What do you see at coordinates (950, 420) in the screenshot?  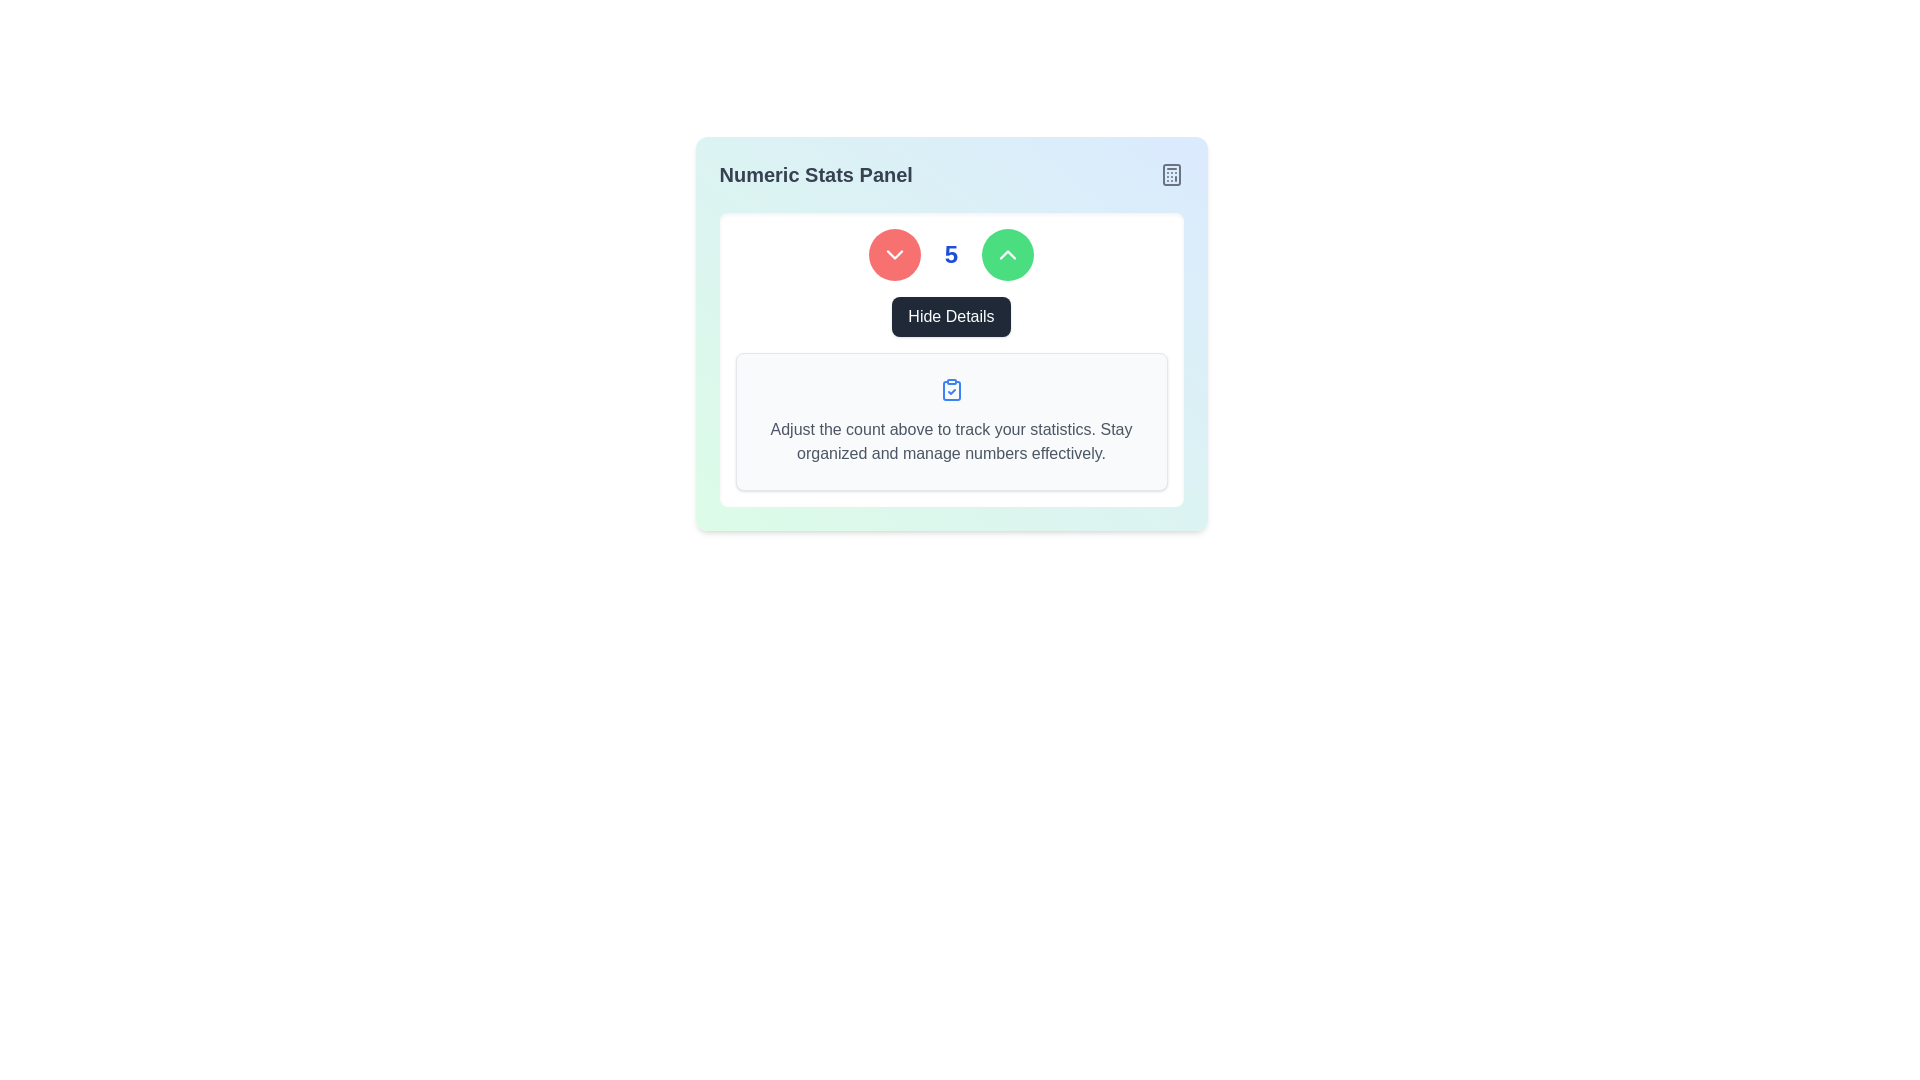 I see `the informational panel that contains a clipboard and checkmark icon, displaying the message 'Adjust the count above to track your statistics. Stay organized and manage numbers effectively.'` at bounding box center [950, 420].